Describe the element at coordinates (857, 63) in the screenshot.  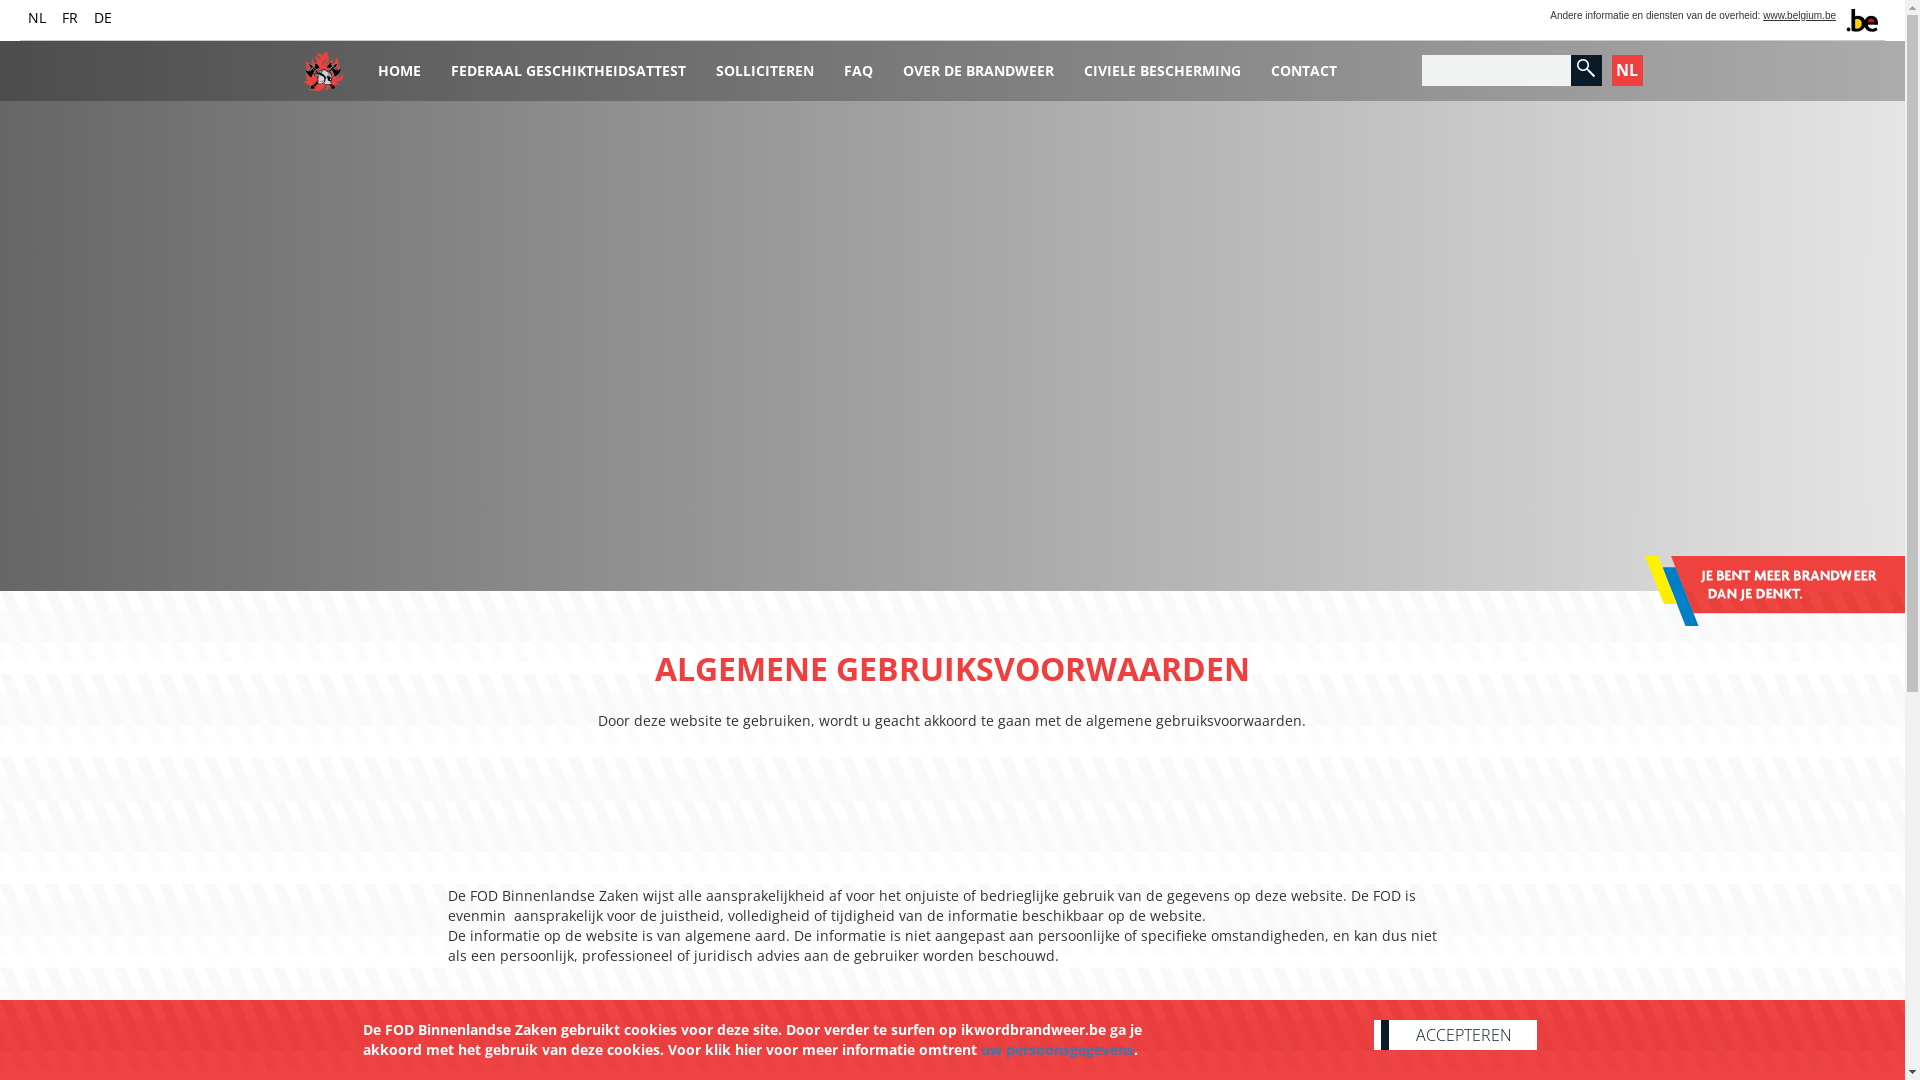
I see `'FAQ'` at that location.